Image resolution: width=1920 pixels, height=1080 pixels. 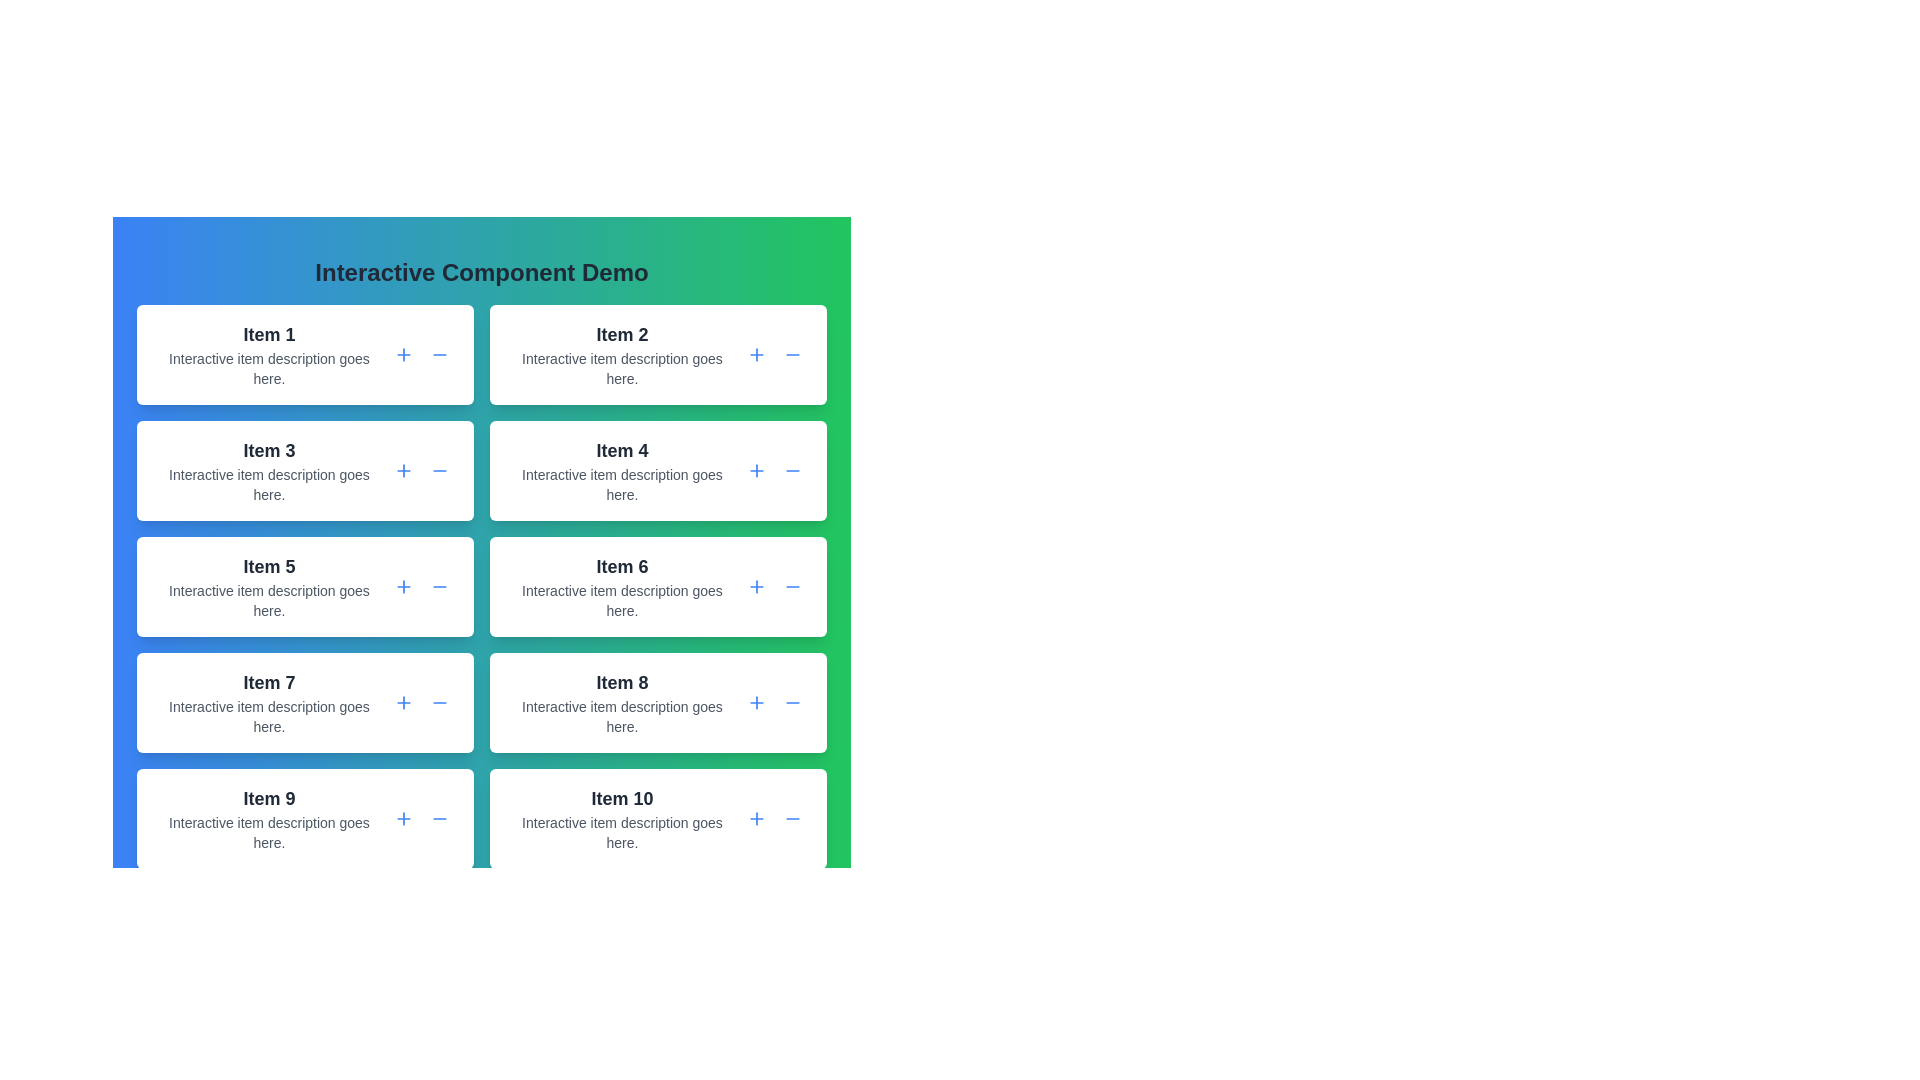 What do you see at coordinates (756, 818) in the screenshot?
I see `the blue plus sign SVG button located to the right of the 'Item 10' label in the 'Interactive Component Demo' interface to trigger the tooltip or focus effect` at bounding box center [756, 818].